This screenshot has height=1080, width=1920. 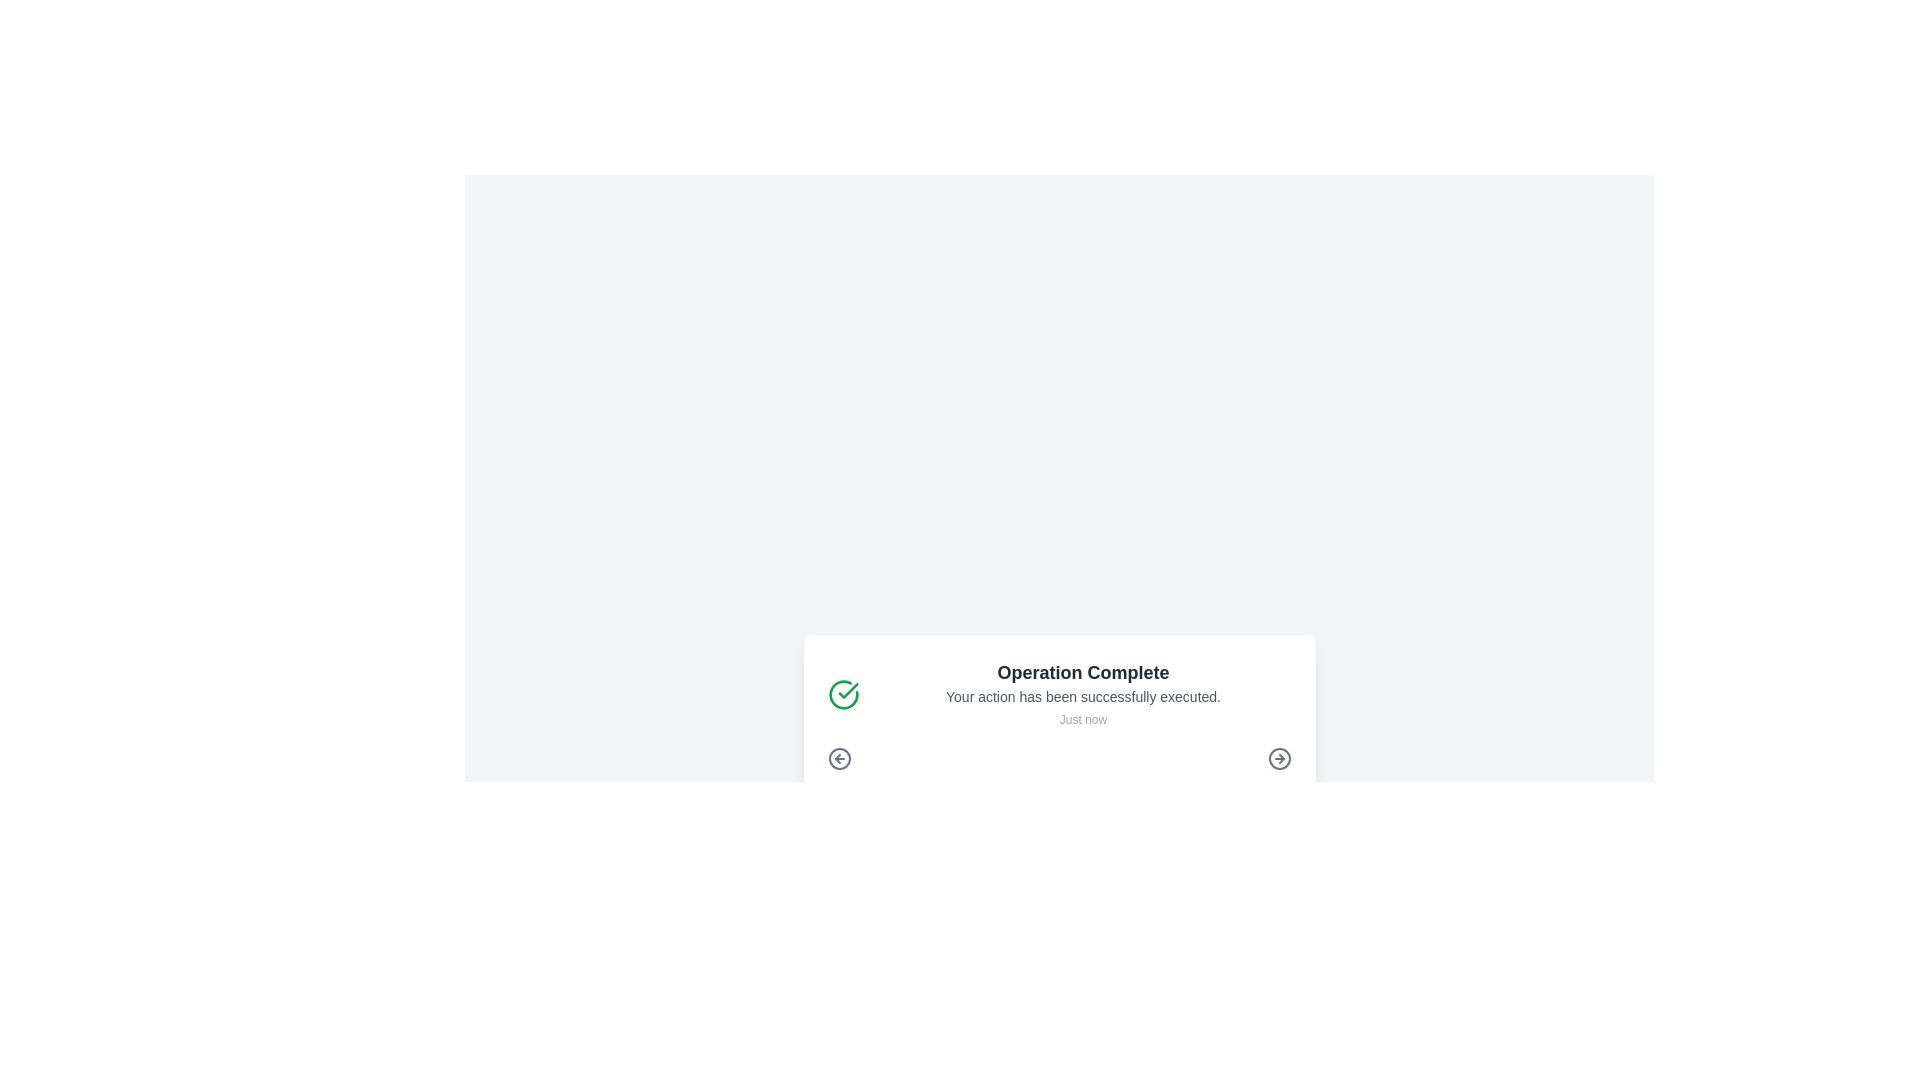 What do you see at coordinates (843, 693) in the screenshot?
I see `the circular SVG graphic icon with a green stroke located to the left of the 'Operation Complete' text` at bounding box center [843, 693].